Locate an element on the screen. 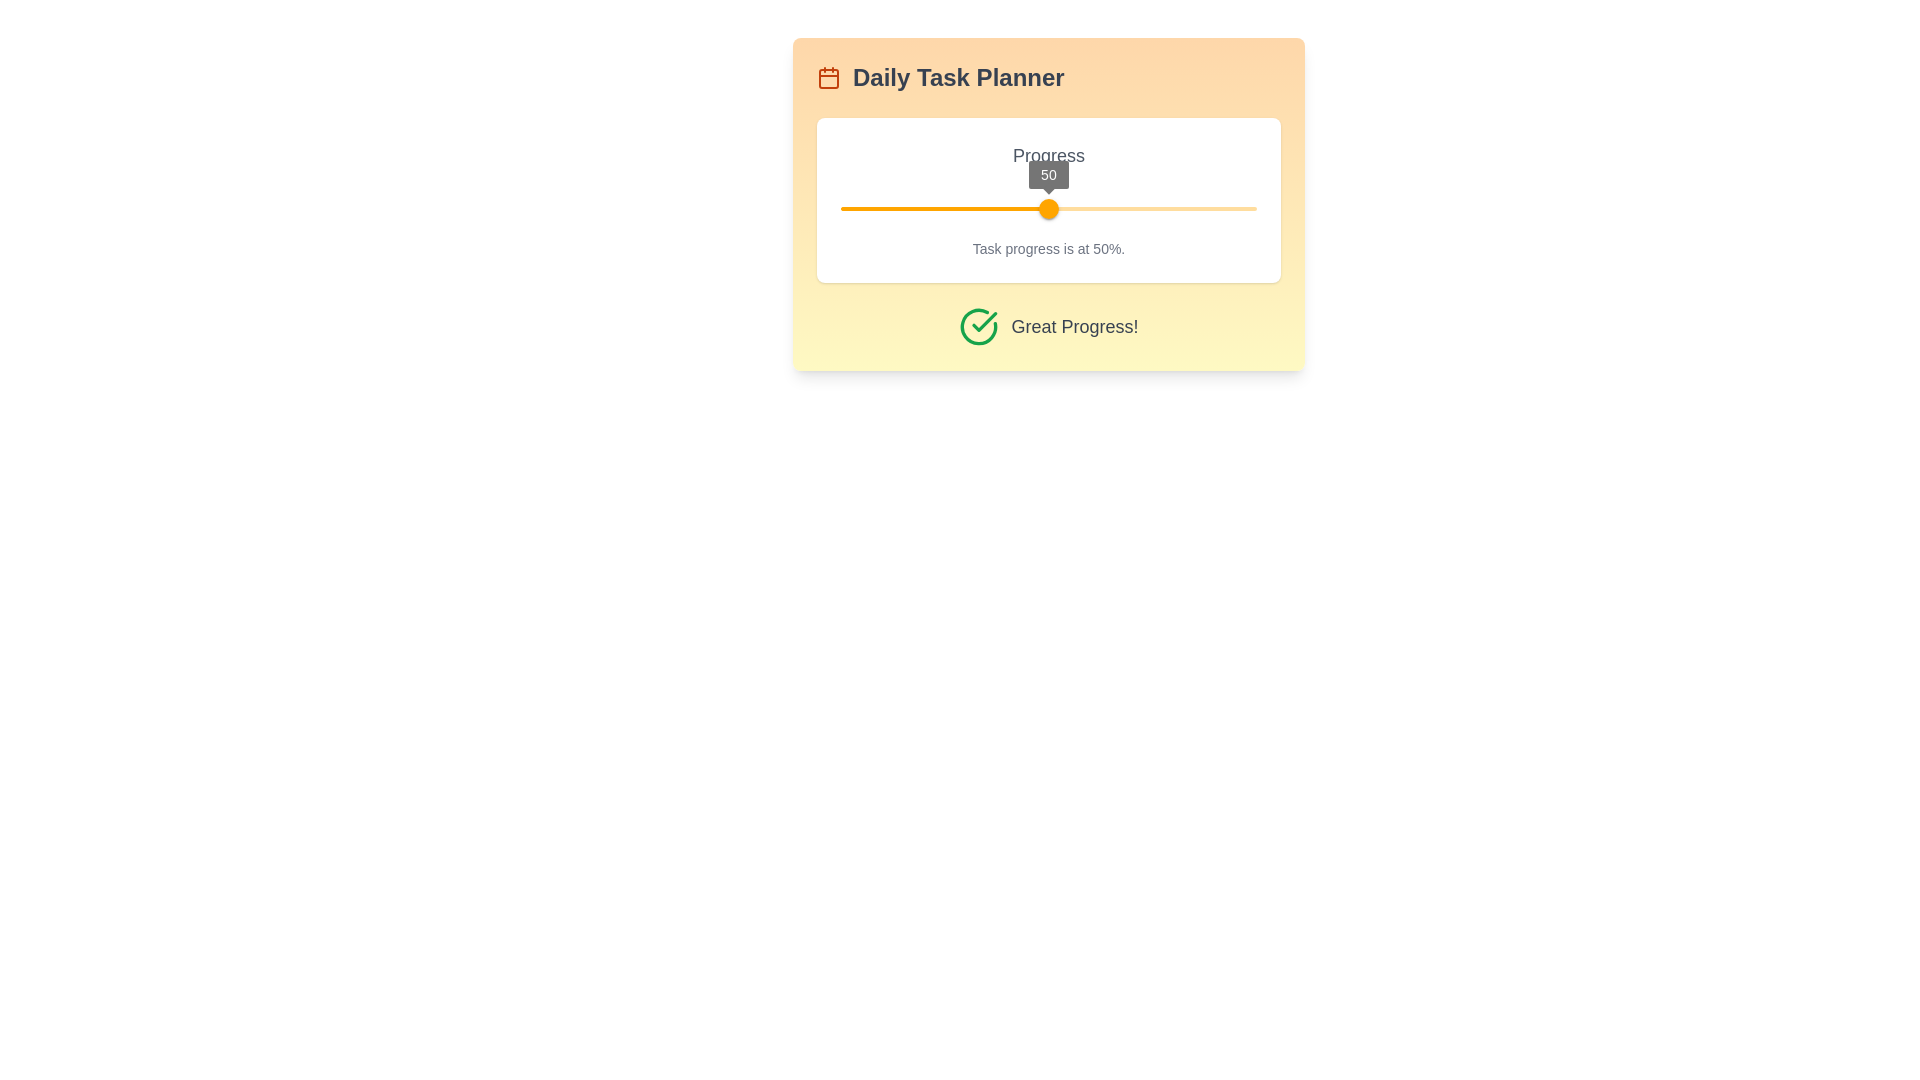 The height and width of the screenshot is (1080, 1920). text that serves as the title for the daily task planner section, located to the right of a small calendar icon at the top of the card-like component is located at coordinates (957, 76).